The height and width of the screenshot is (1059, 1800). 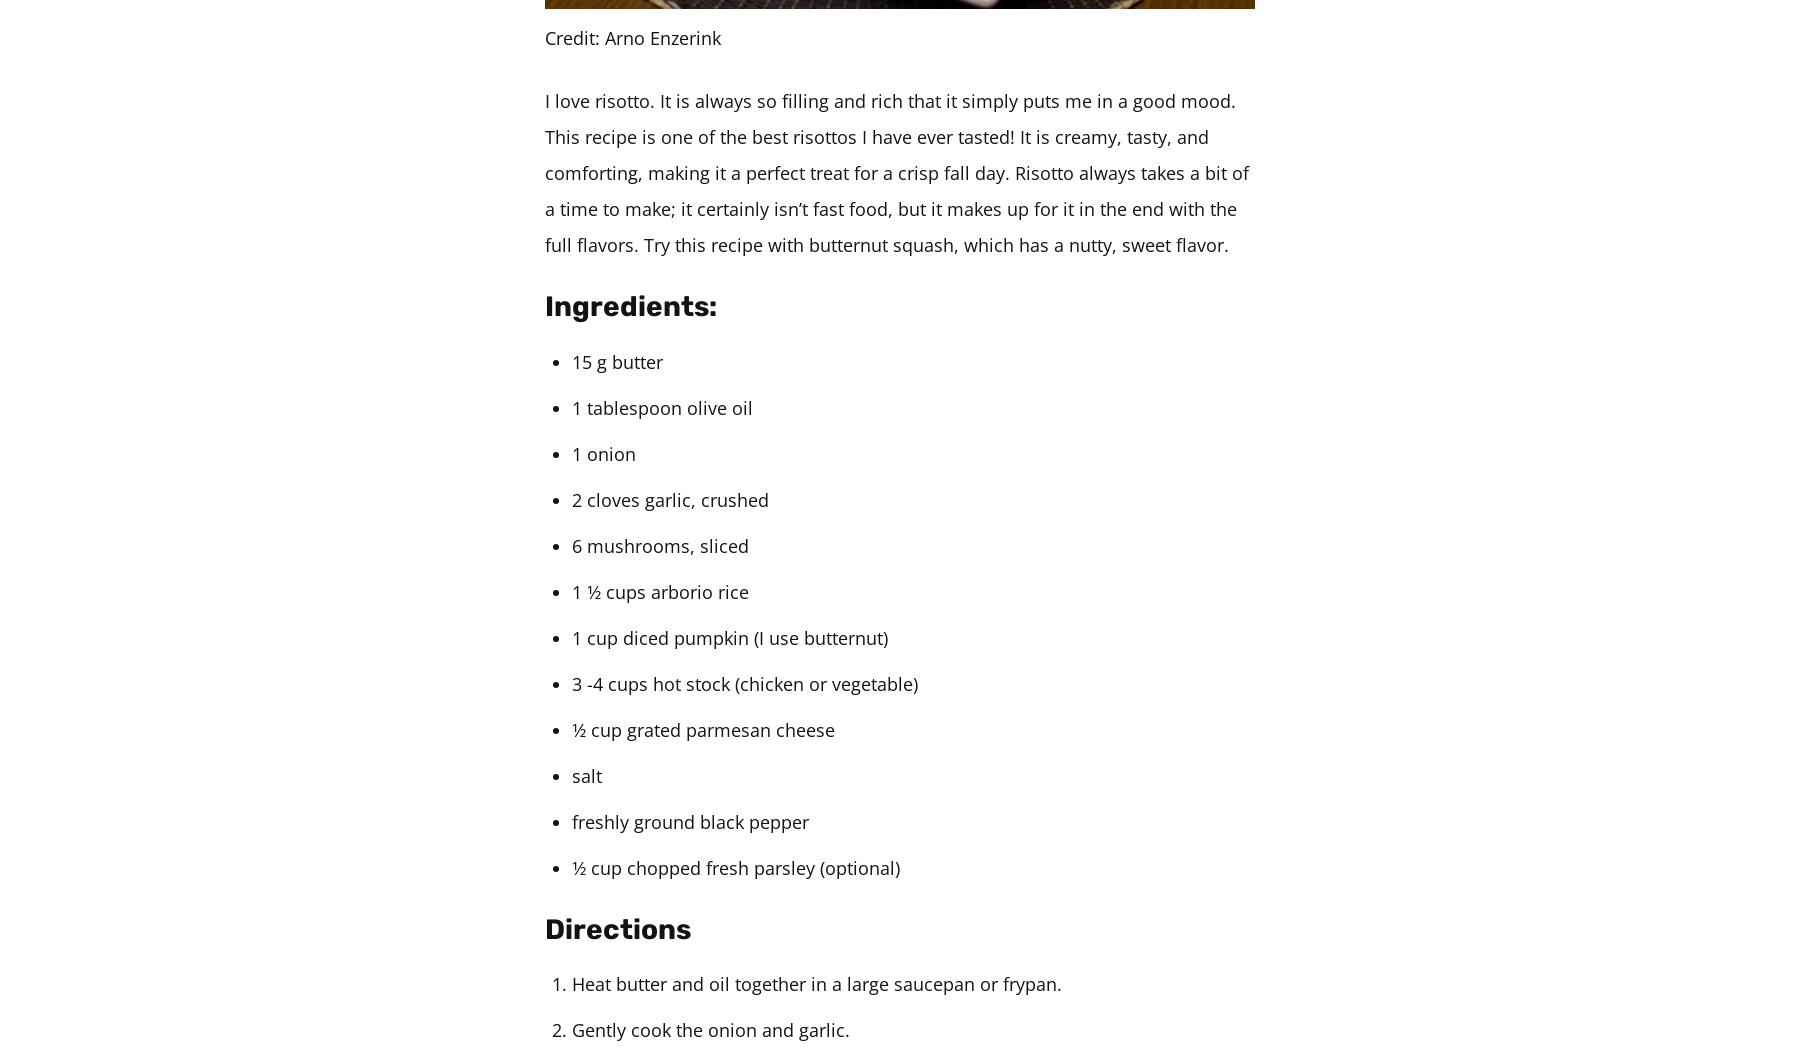 I want to click on '1⁄2 cup chopped fresh parsley (optional)', so click(x=572, y=867).